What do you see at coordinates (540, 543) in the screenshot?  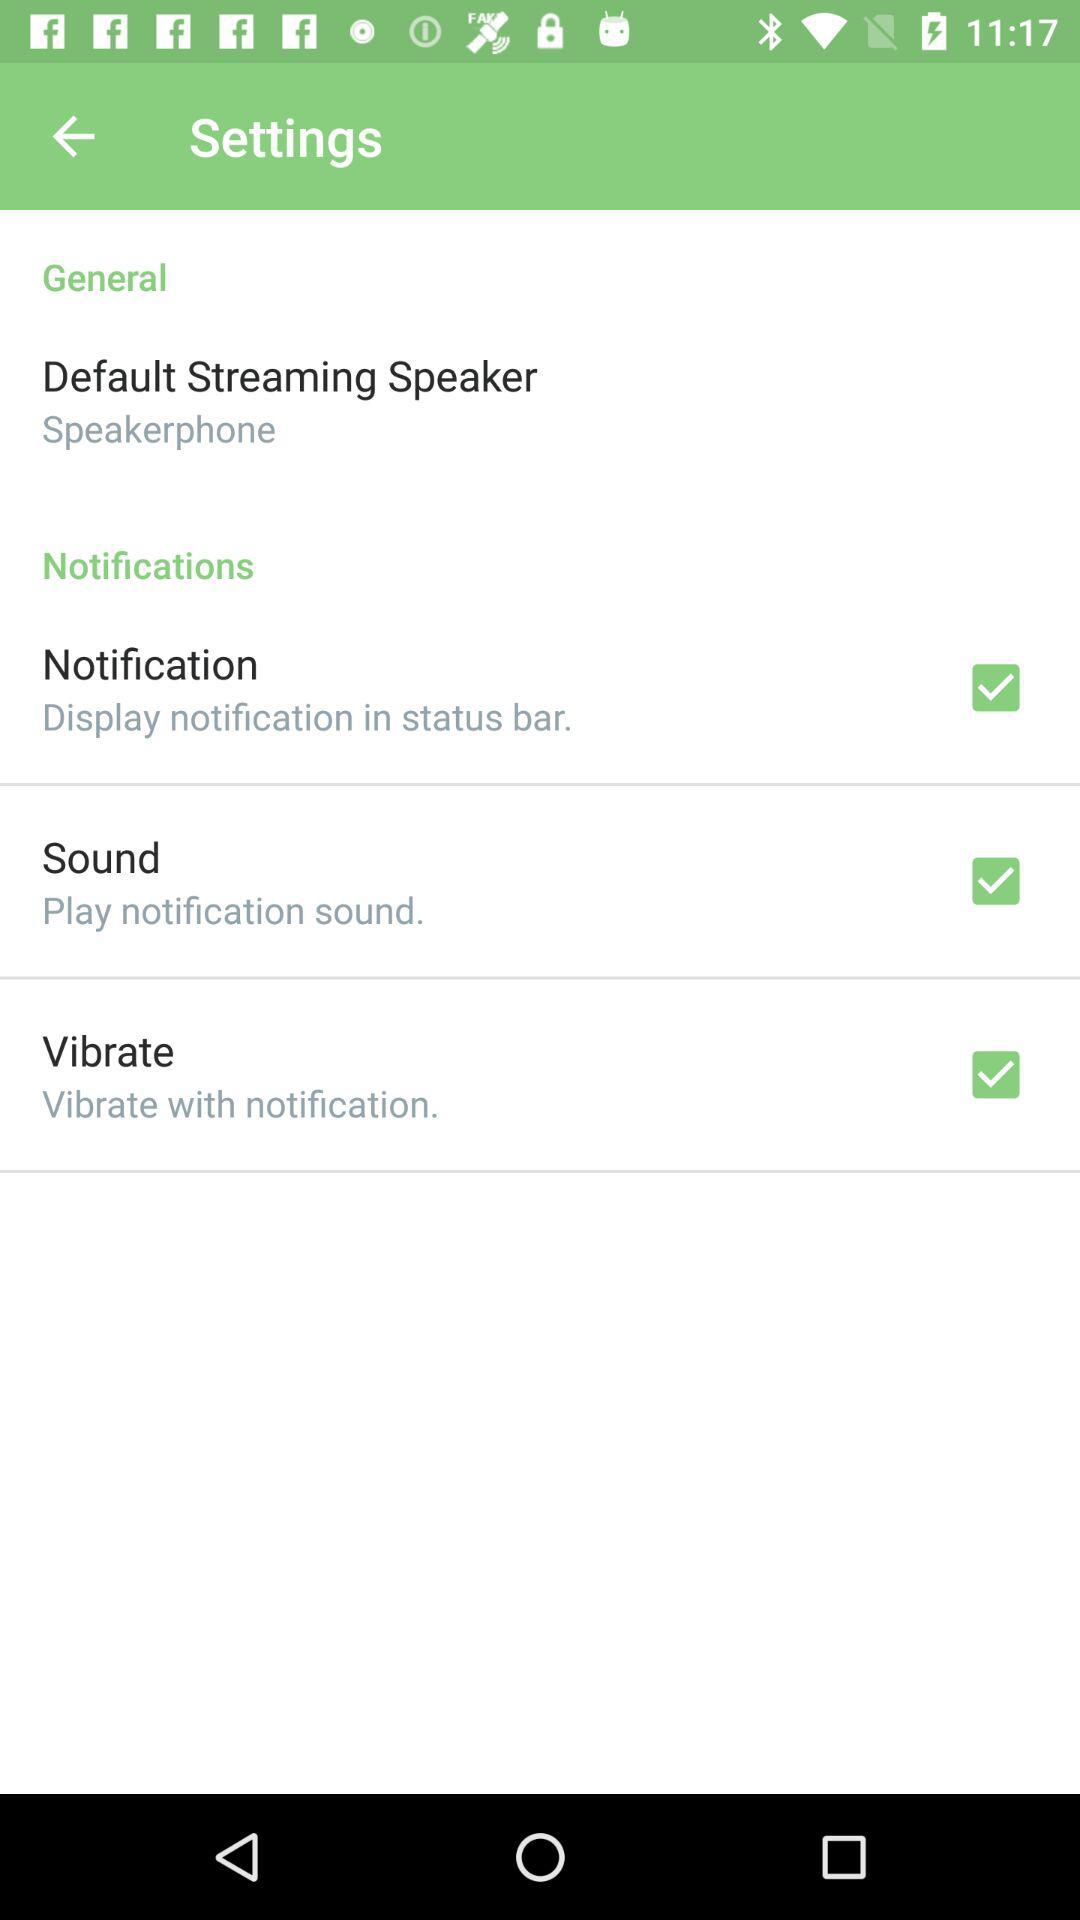 I see `notifications` at bounding box center [540, 543].